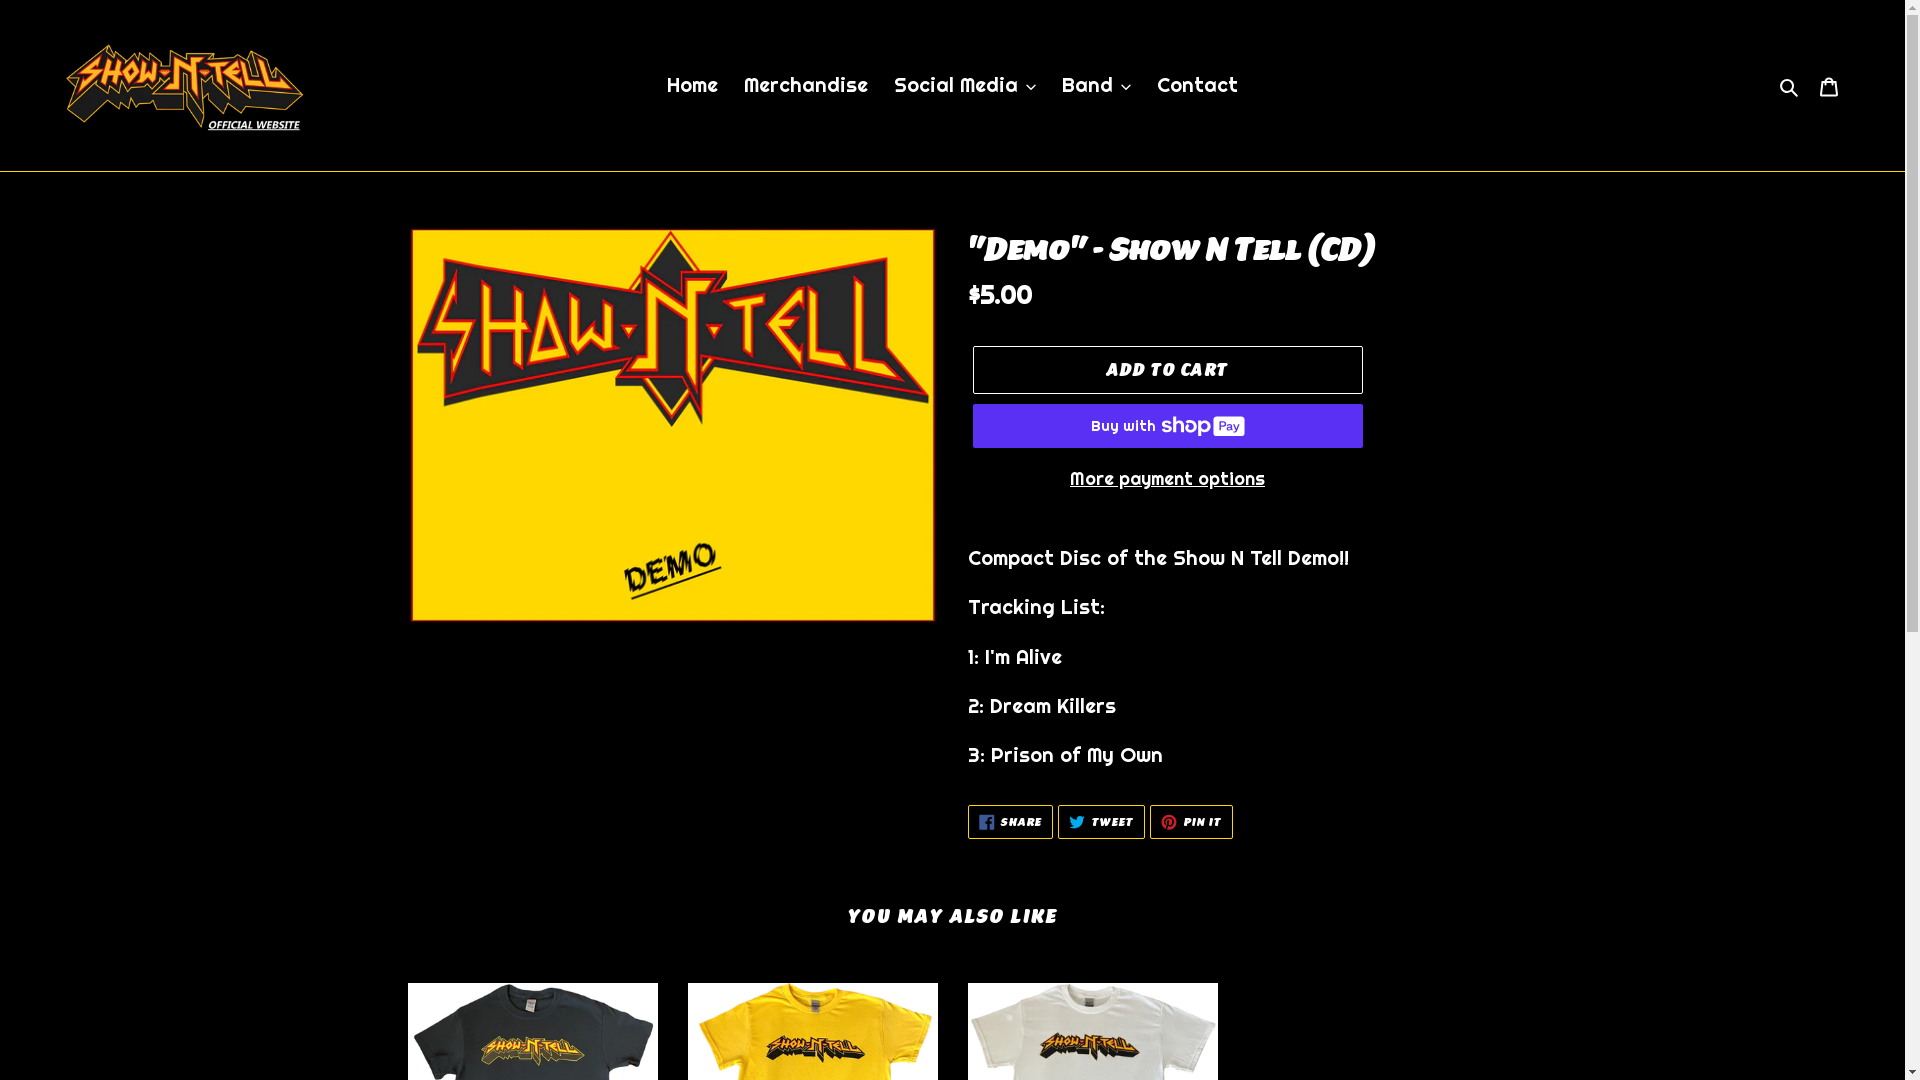 This screenshot has width=1920, height=1080. What do you see at coordinates (1095, 83) in the screenshot?
I see `'Band'` at bounding box center [1095, 83].